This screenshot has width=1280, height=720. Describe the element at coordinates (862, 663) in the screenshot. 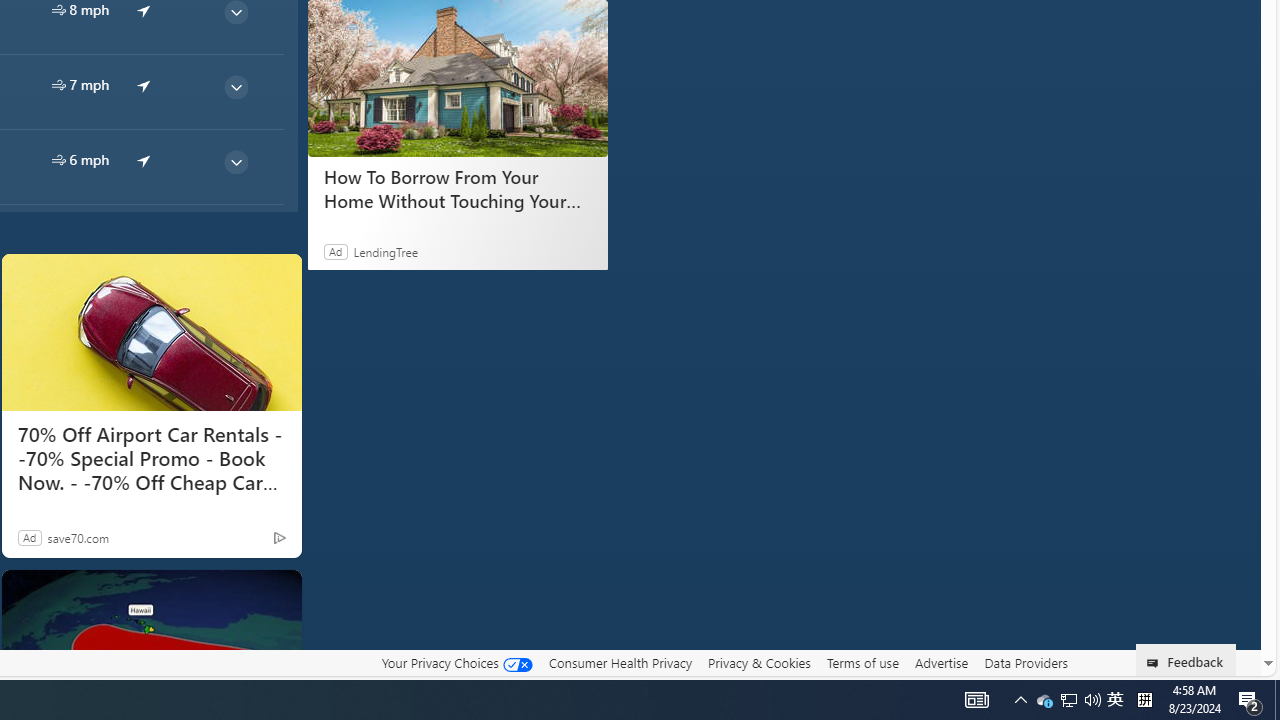

I see `'Terms of use'` at that location.